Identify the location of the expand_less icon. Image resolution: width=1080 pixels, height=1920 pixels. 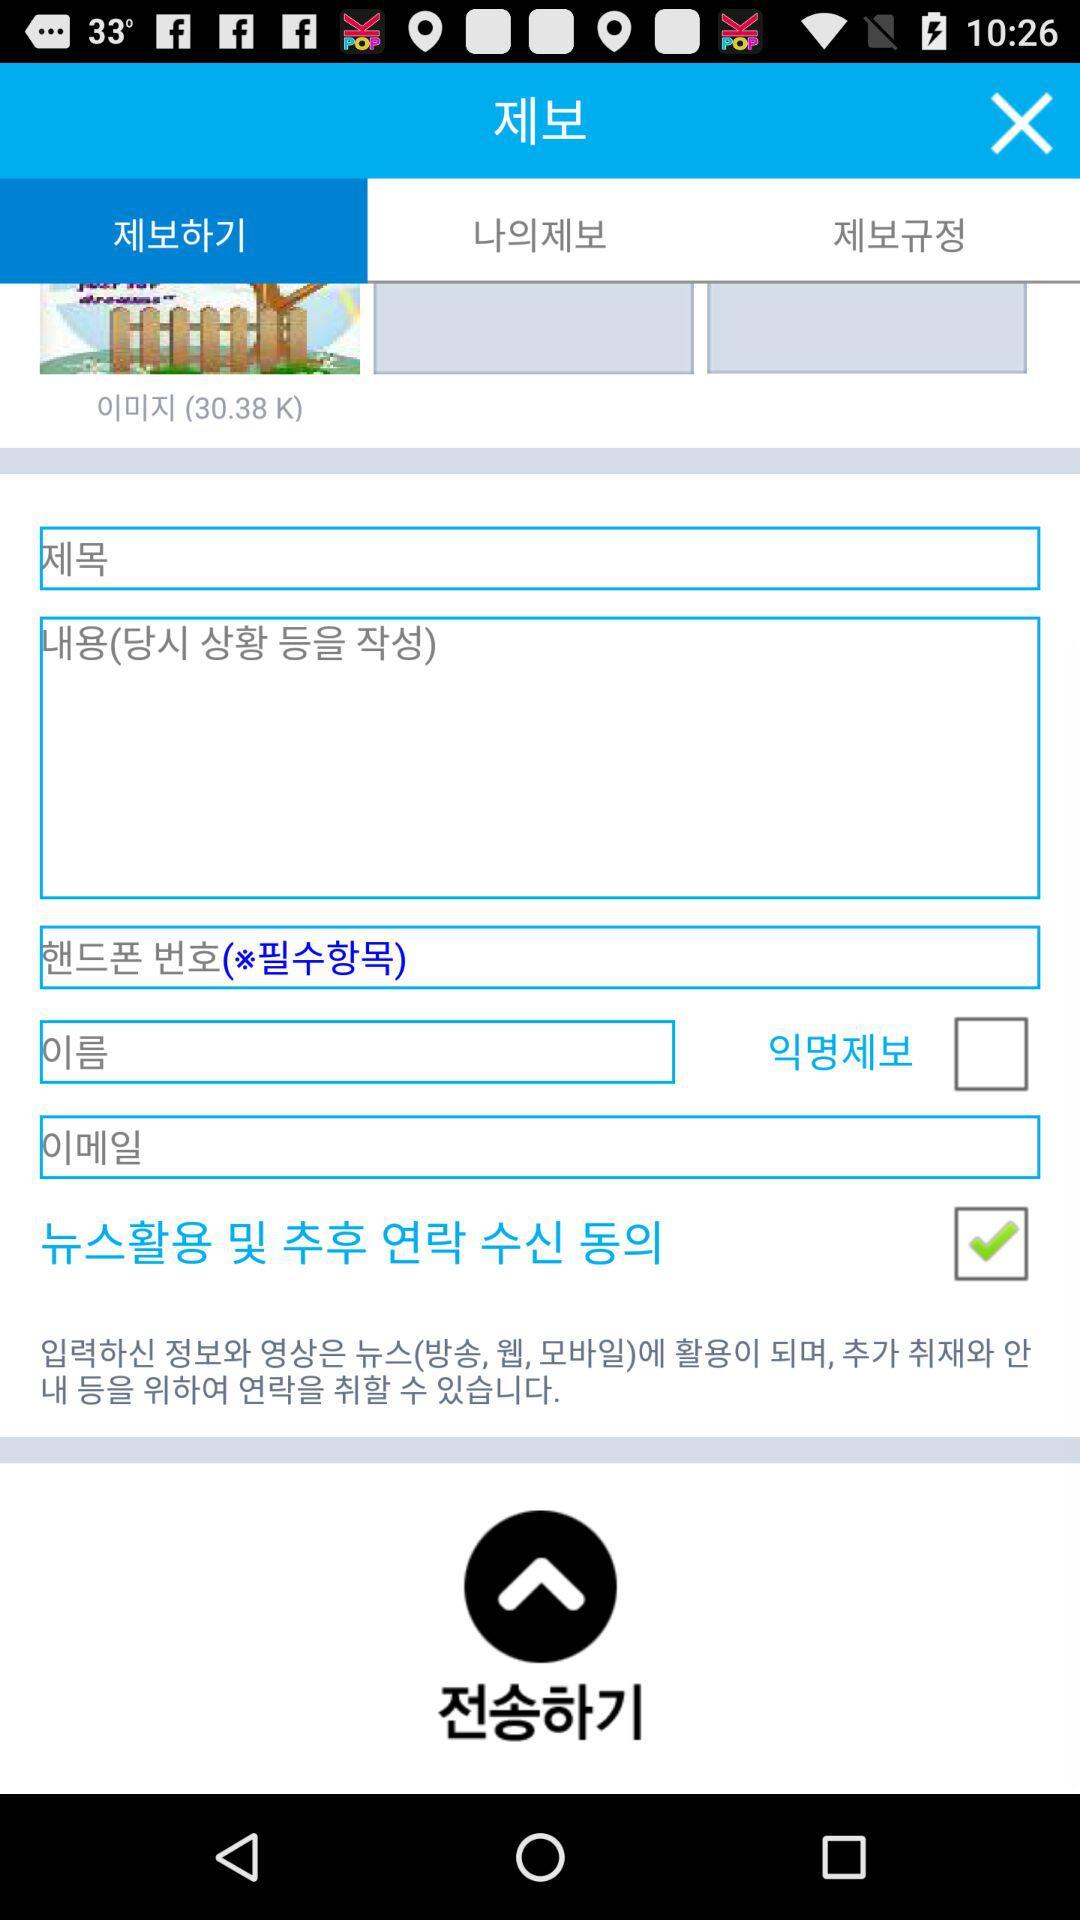
(538, 1739).